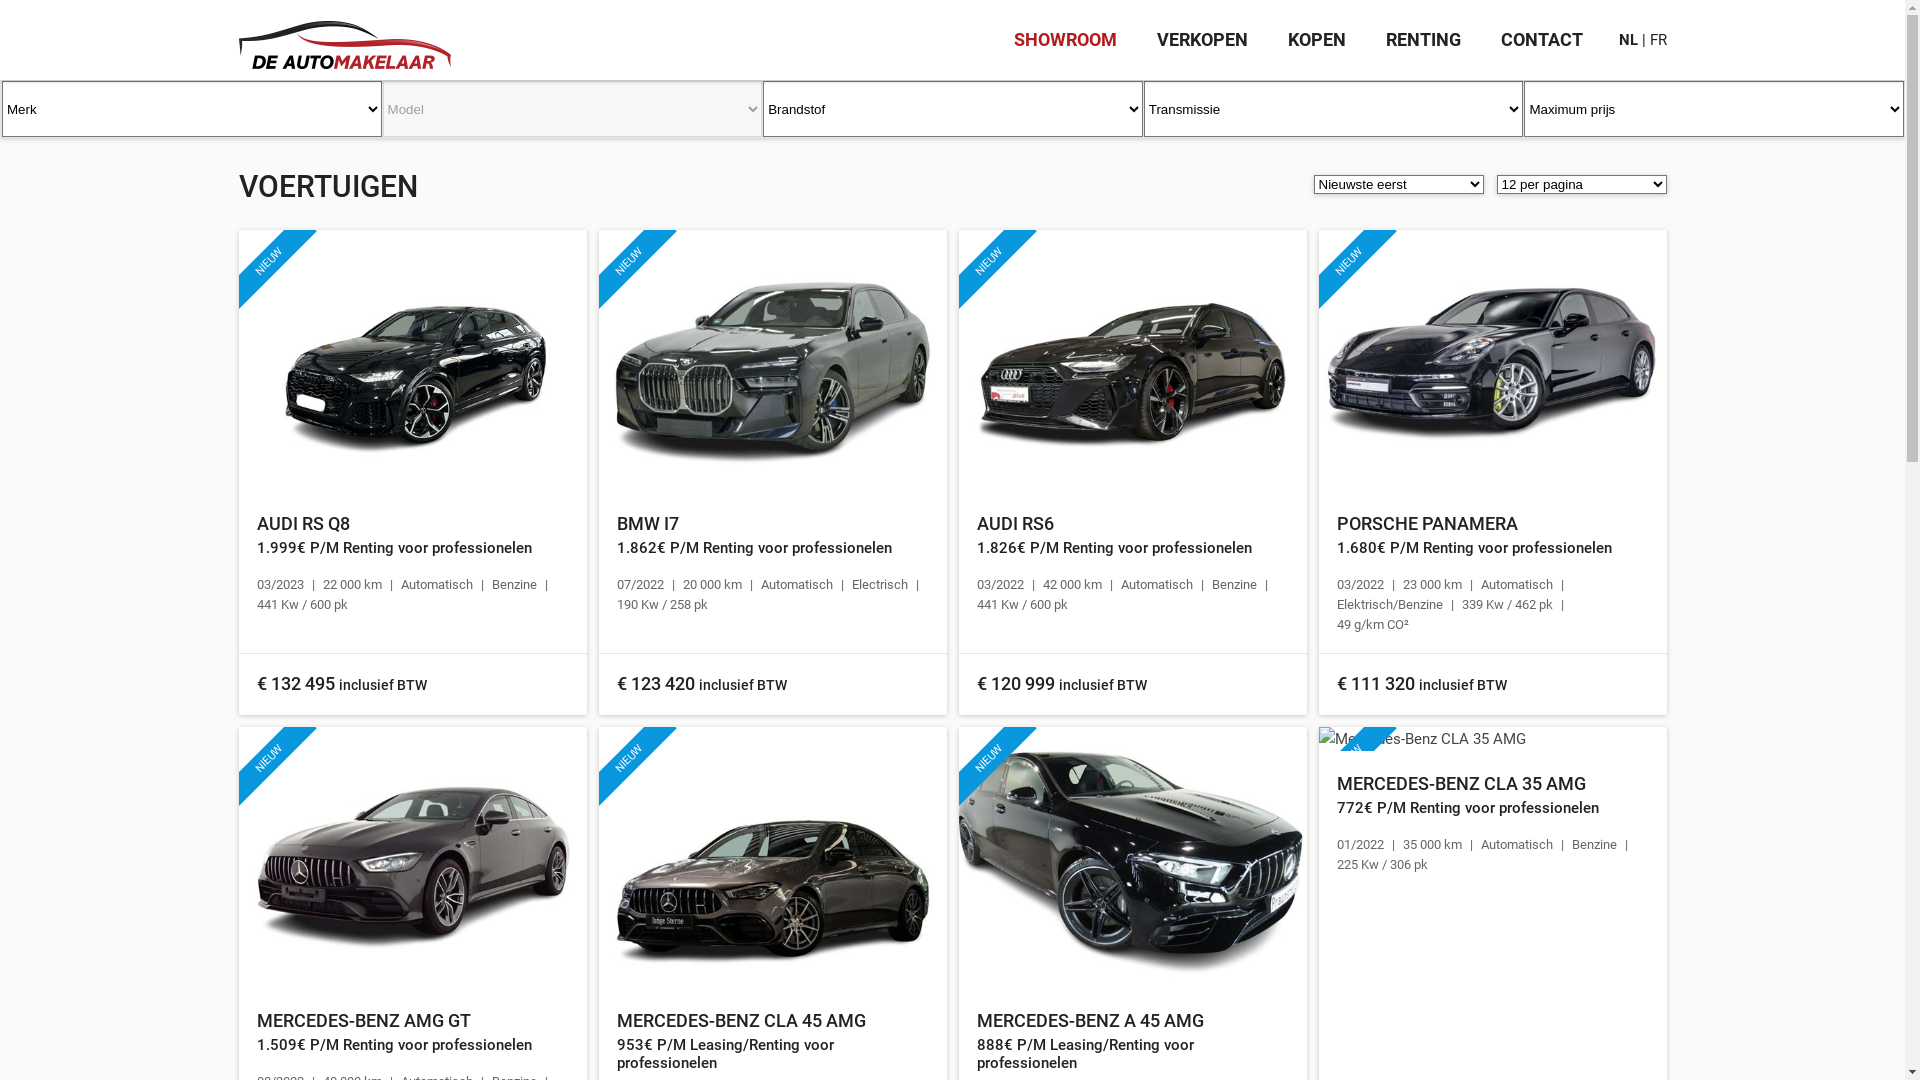 This screenshot has height=1080, width=1920. I want to click on 'CONTACT', so click(1539, 39).